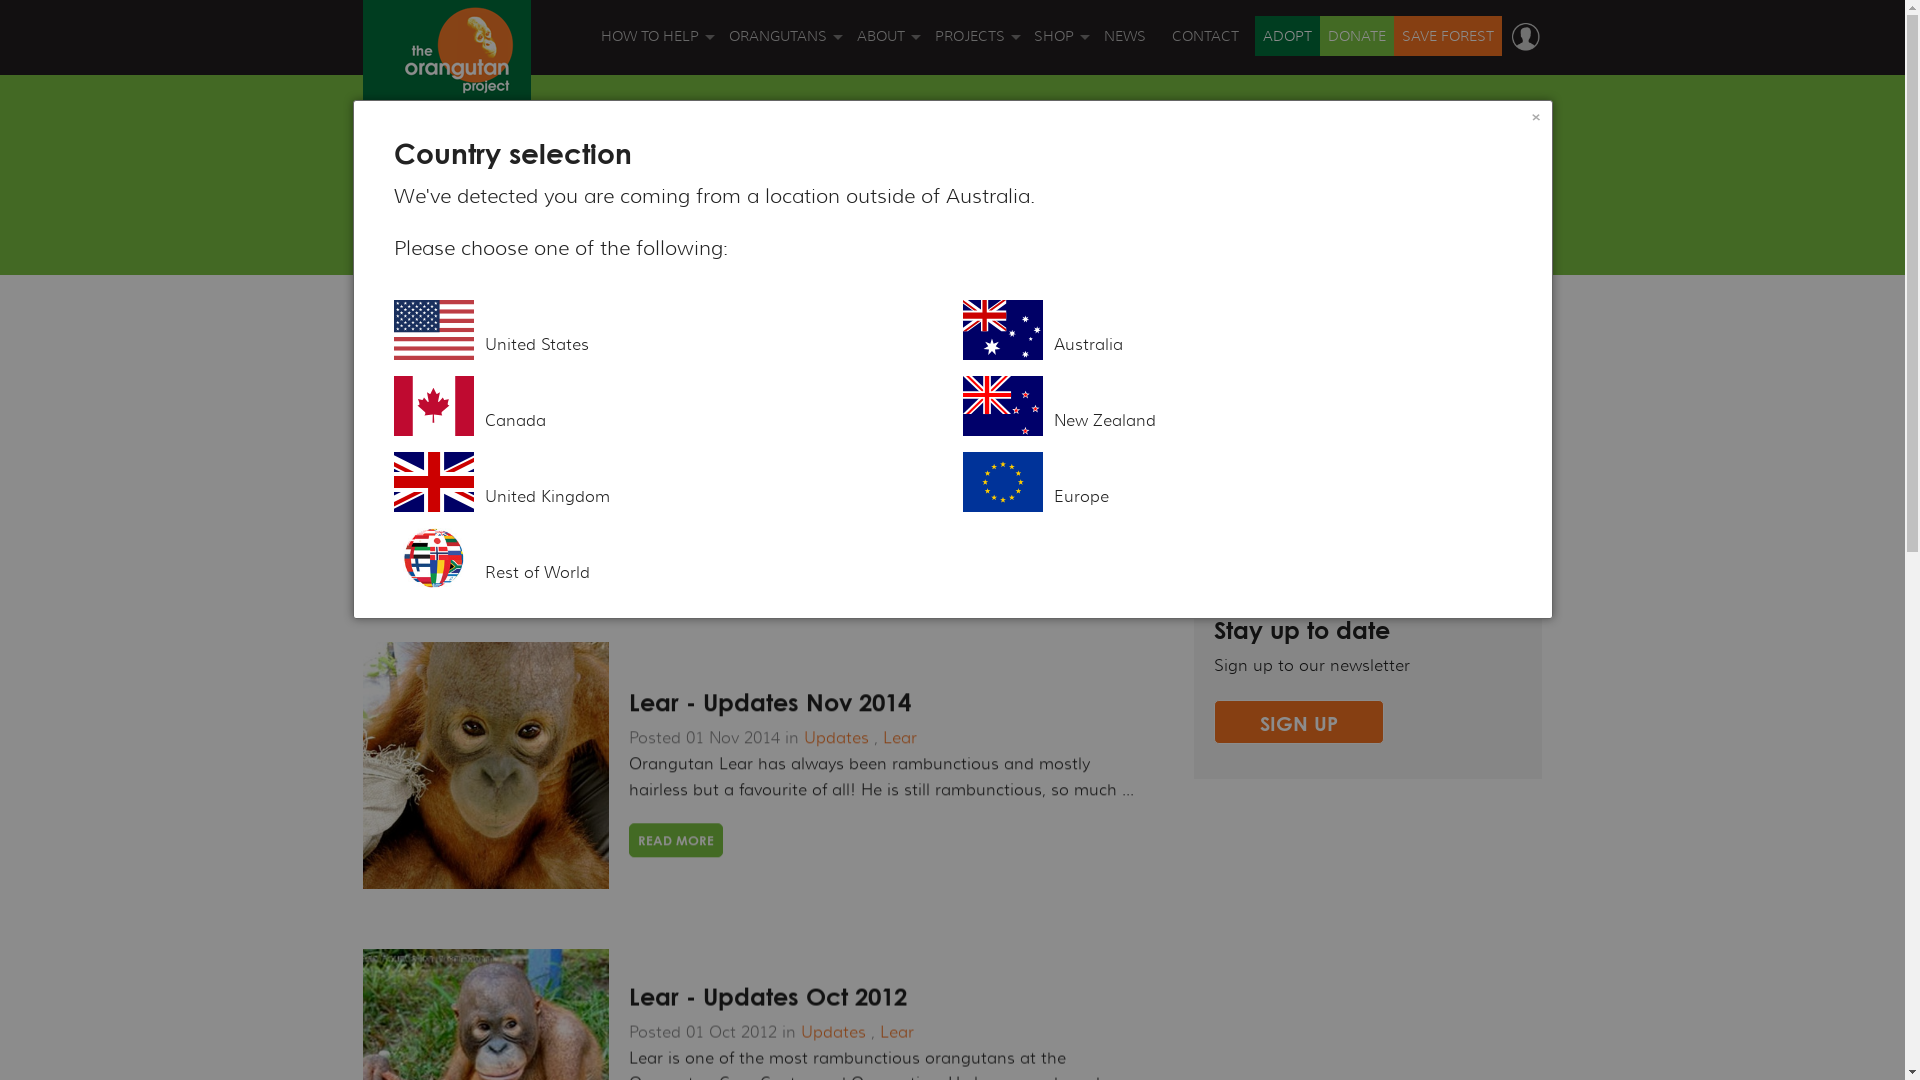 Image resolution: width=1920 pixels, height=1080 pixels. Describe the element at coordinates (656, 35) in the screenshot. I see `'HOW TO HELP'` at that location.